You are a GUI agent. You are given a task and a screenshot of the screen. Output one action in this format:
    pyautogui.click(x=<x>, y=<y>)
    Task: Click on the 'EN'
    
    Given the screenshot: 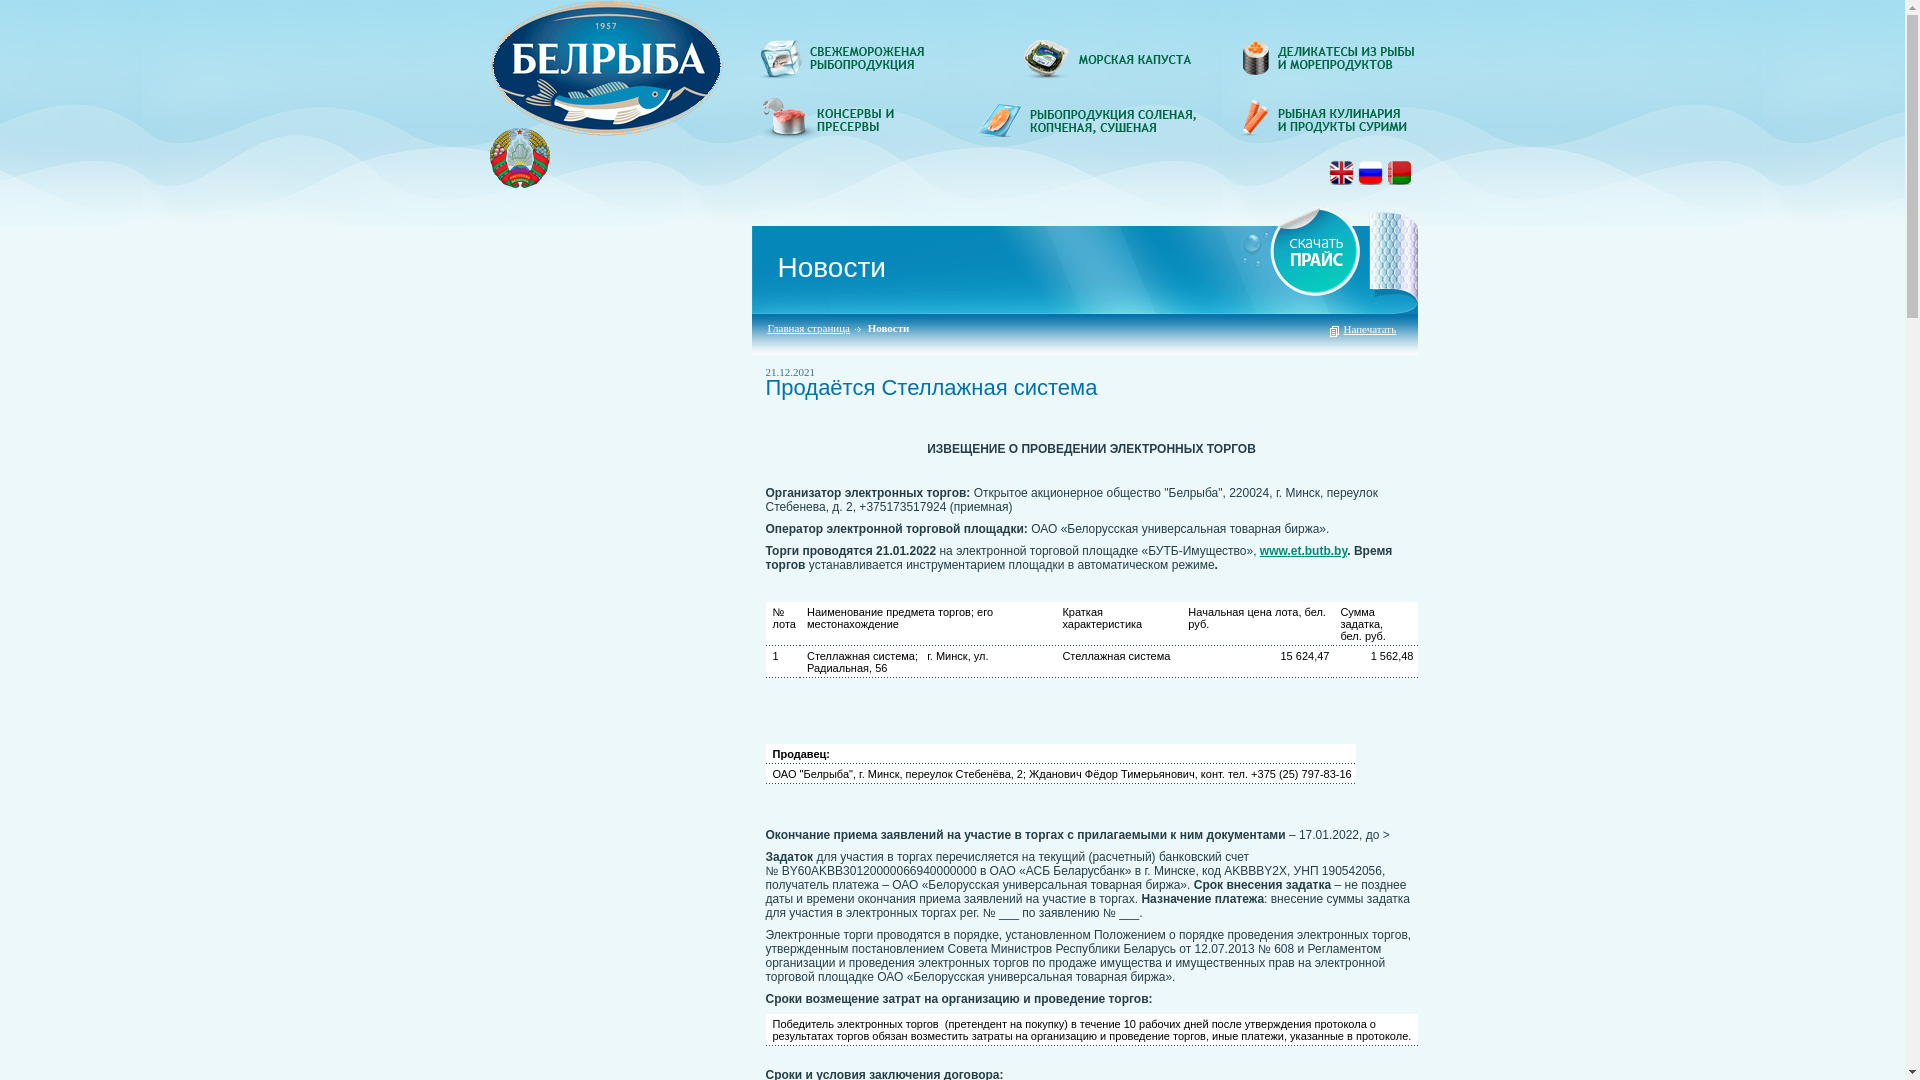 What is the action you would take?
    pyautogui.click(x=1341, y=171)
    